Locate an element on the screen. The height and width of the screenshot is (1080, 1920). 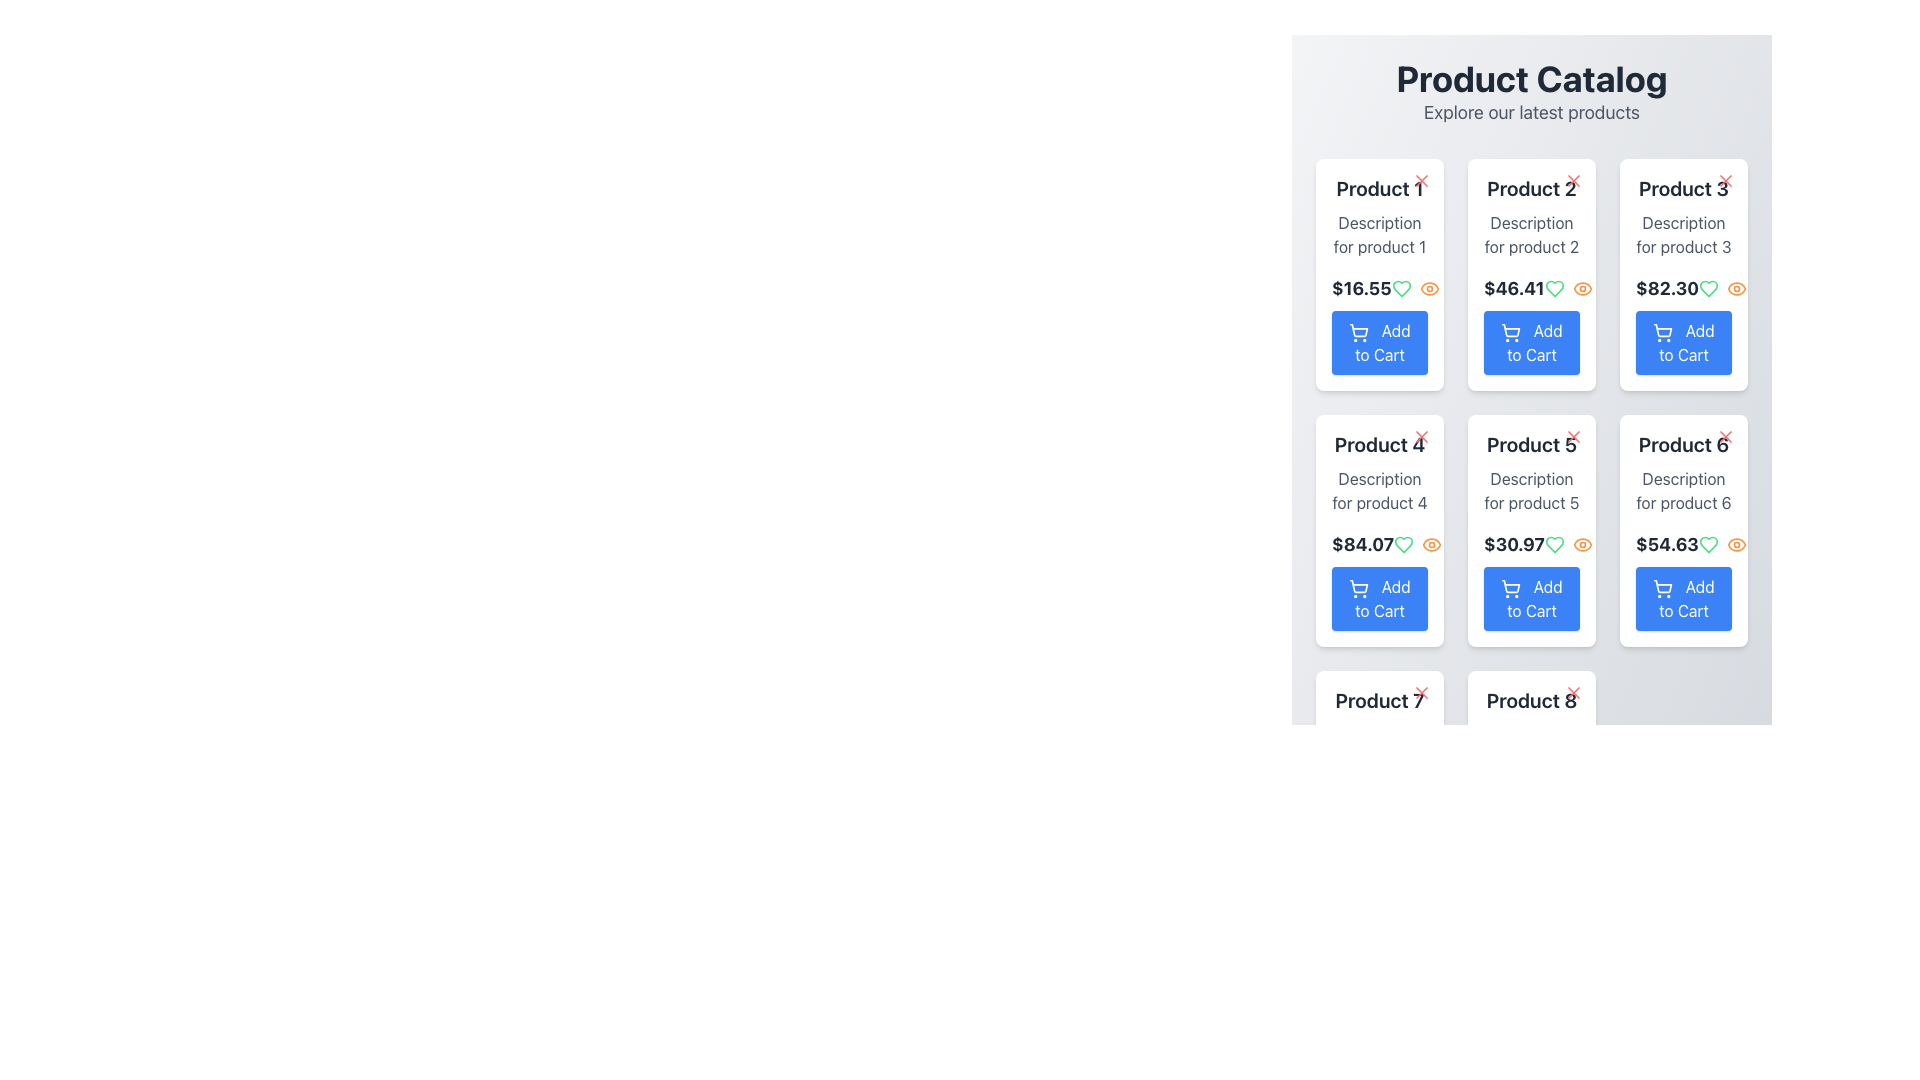
the close or dismiss SVG icon located at the bottom-right of the 'Product 8' card is located at coordinates (1573, 692).